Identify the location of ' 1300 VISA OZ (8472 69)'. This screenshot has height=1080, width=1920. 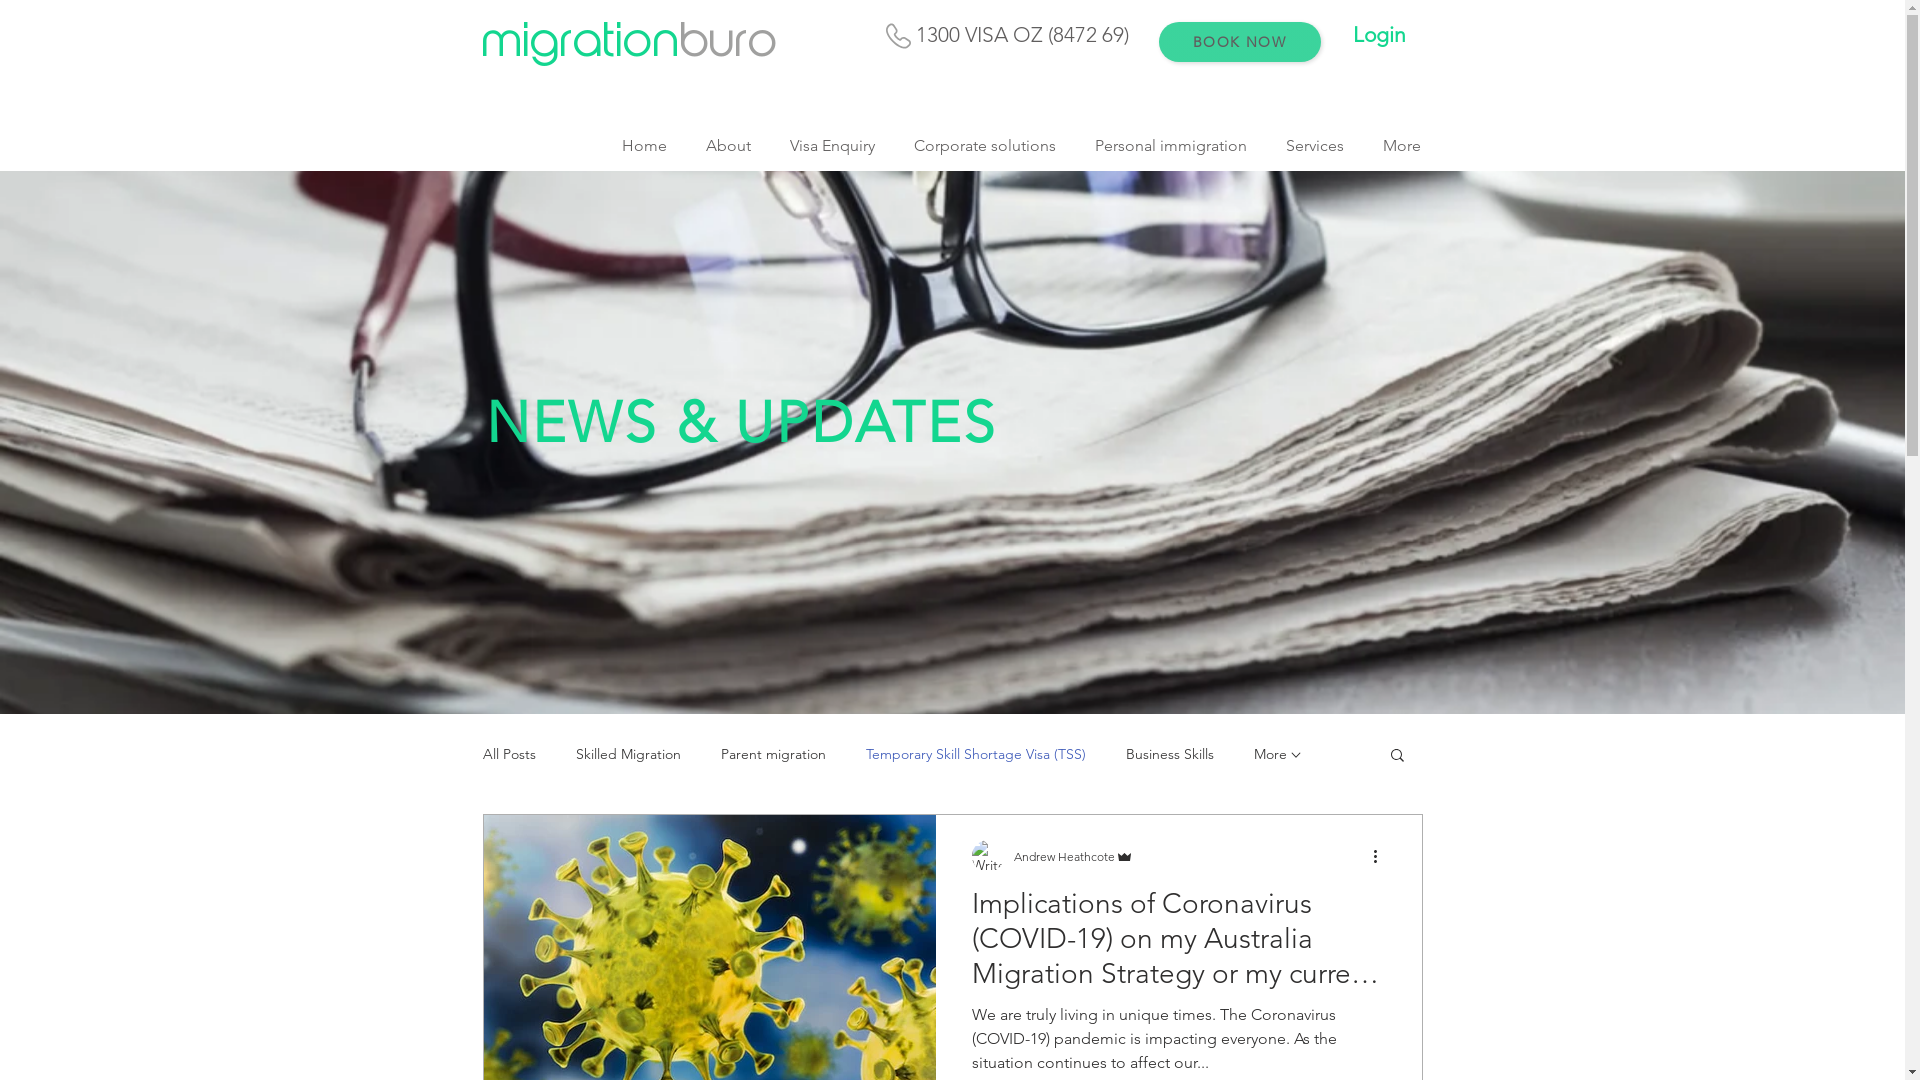
(1018, 34).